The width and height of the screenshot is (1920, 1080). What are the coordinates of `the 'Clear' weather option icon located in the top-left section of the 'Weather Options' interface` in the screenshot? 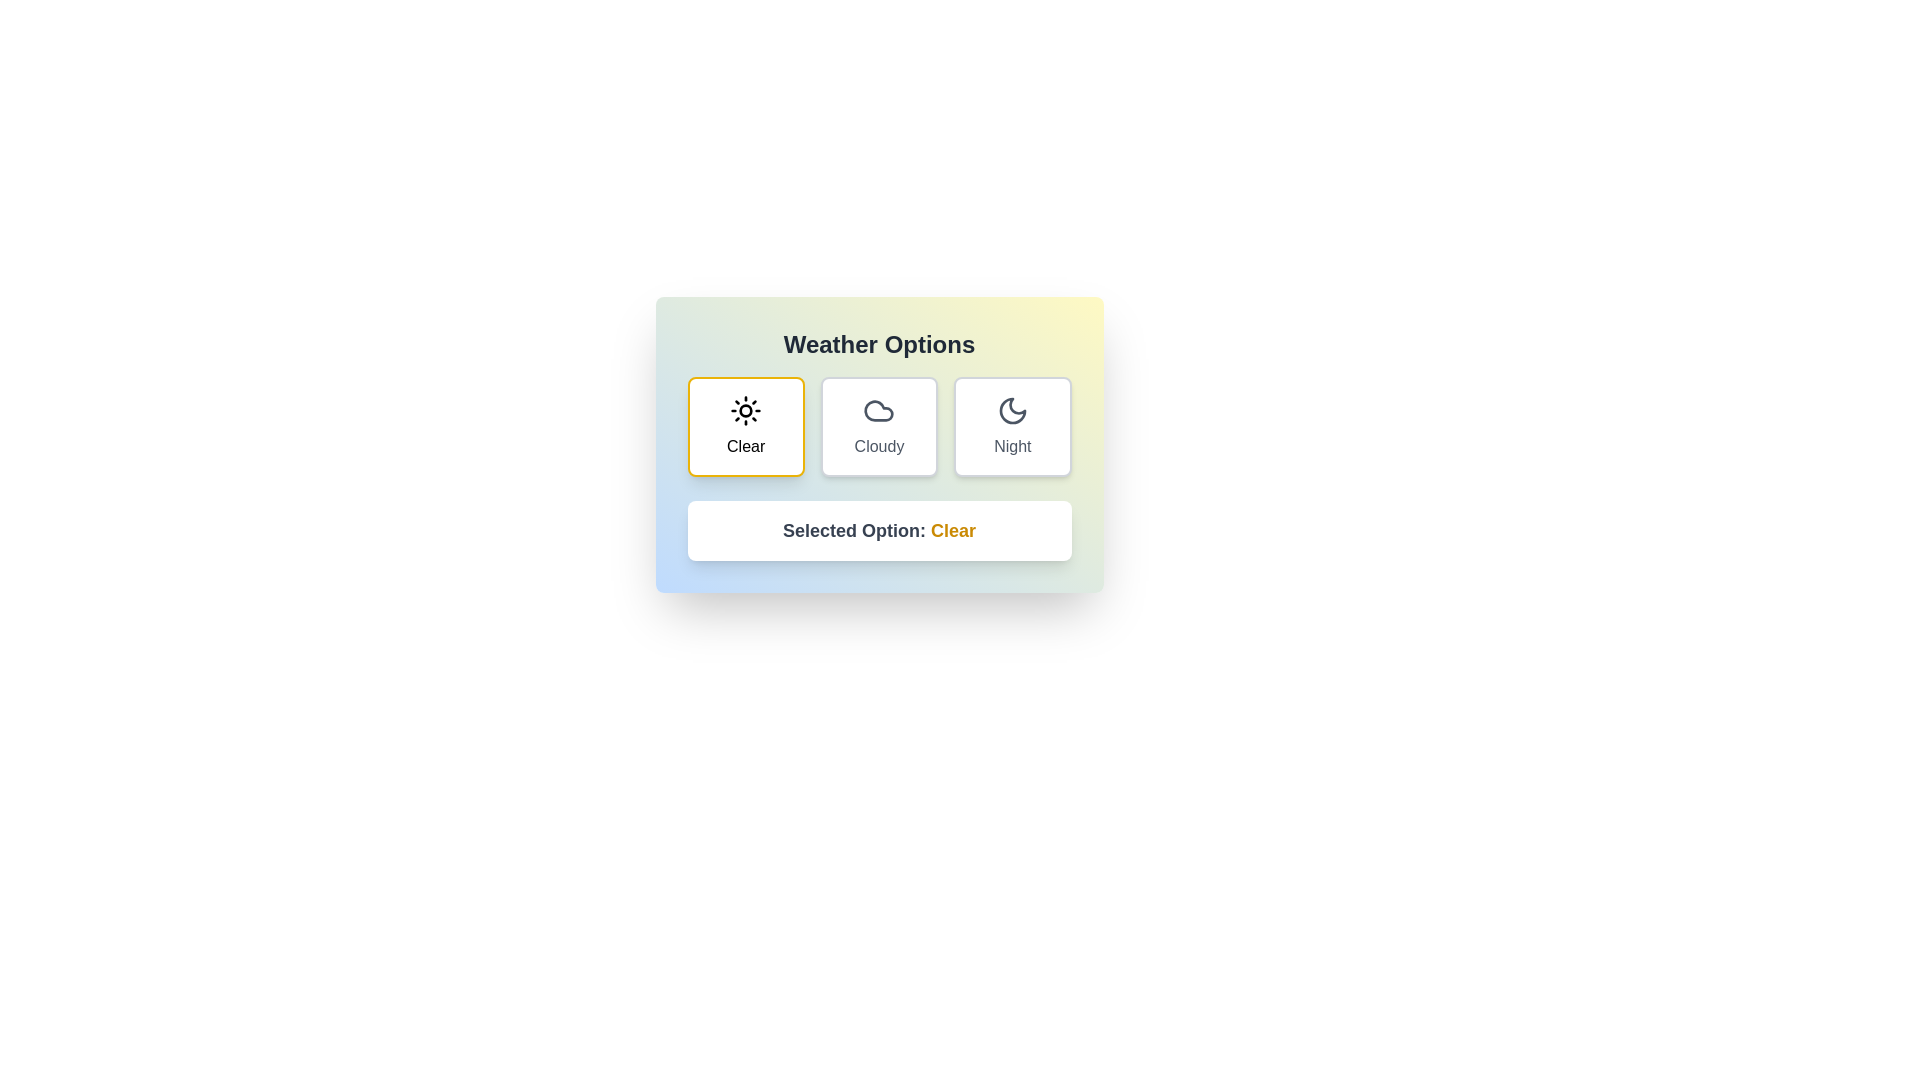 It's located at (745, 410).